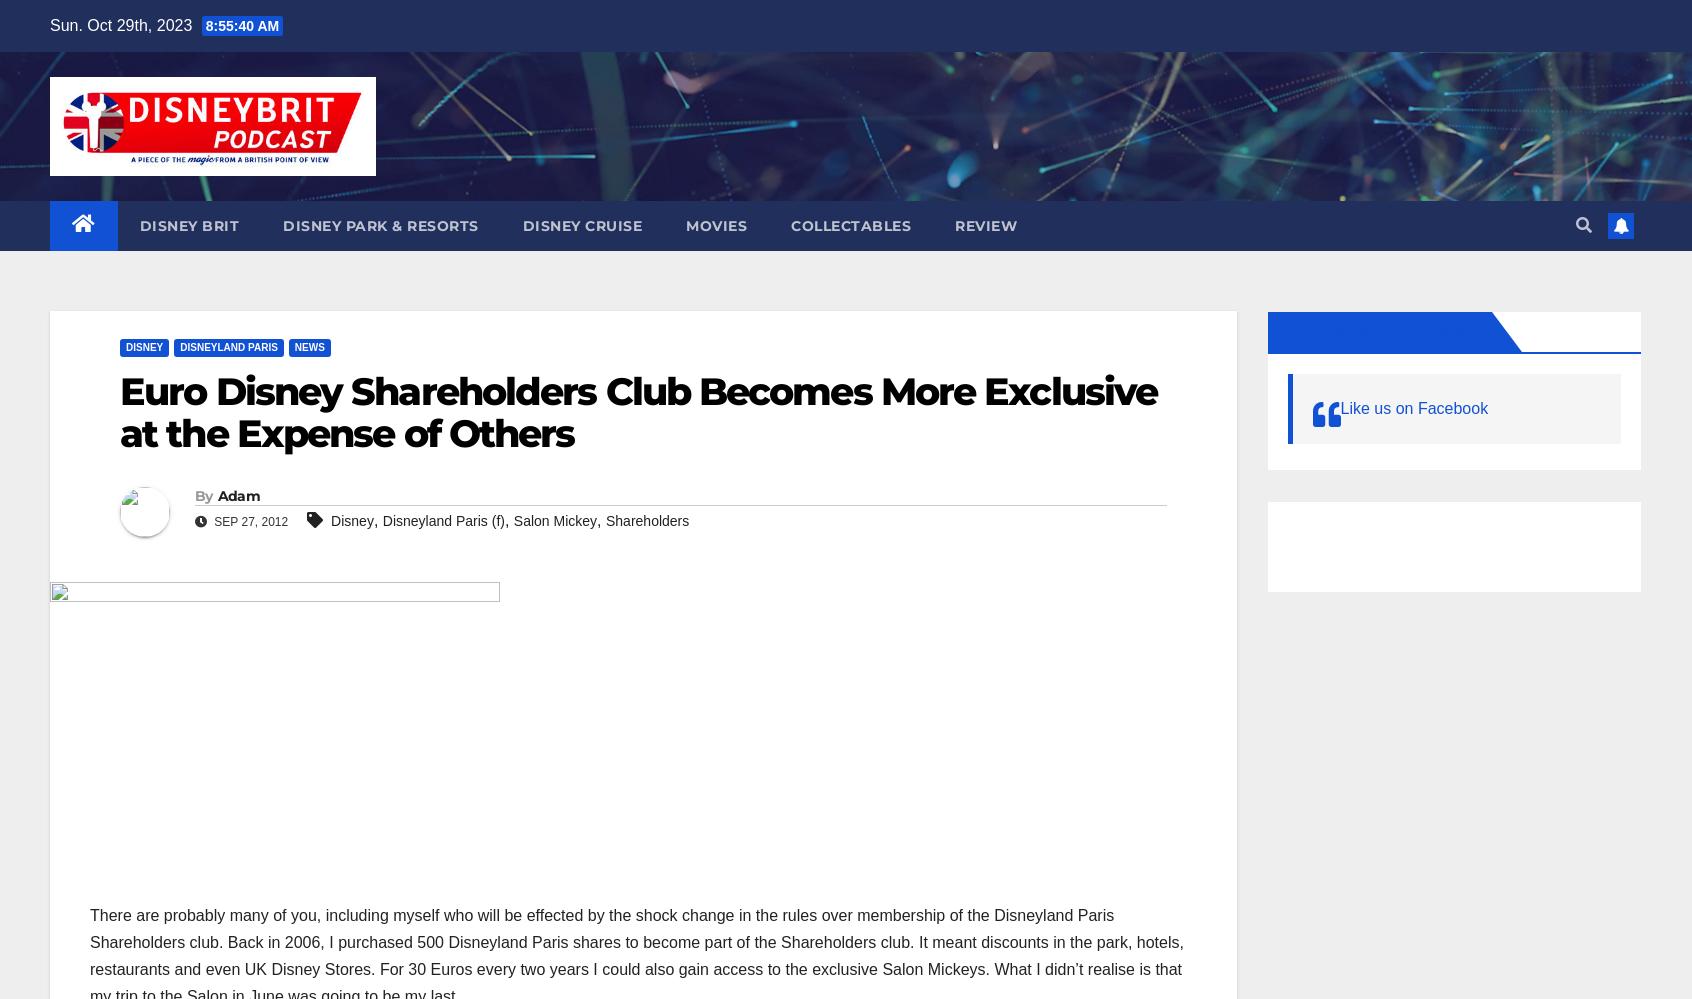  I want to click on 'Disneyland Paris (f)', so click(441, 519).